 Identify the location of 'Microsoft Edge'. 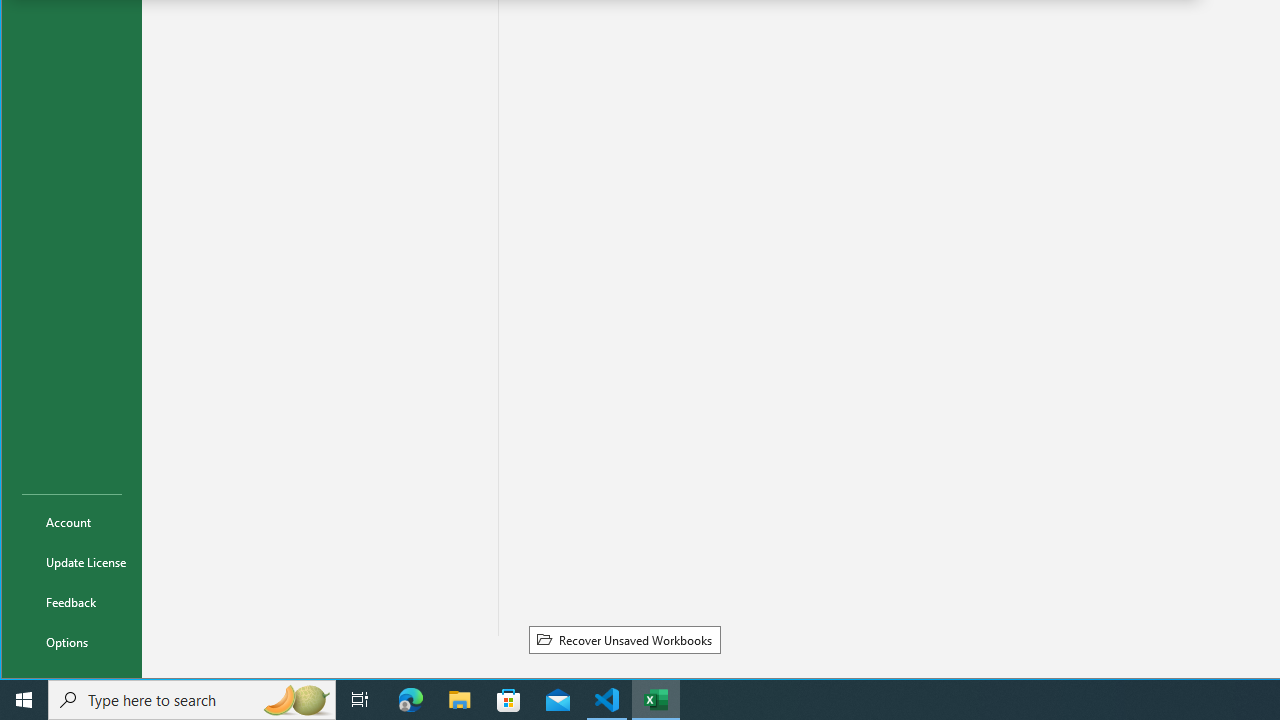
(410, 698).